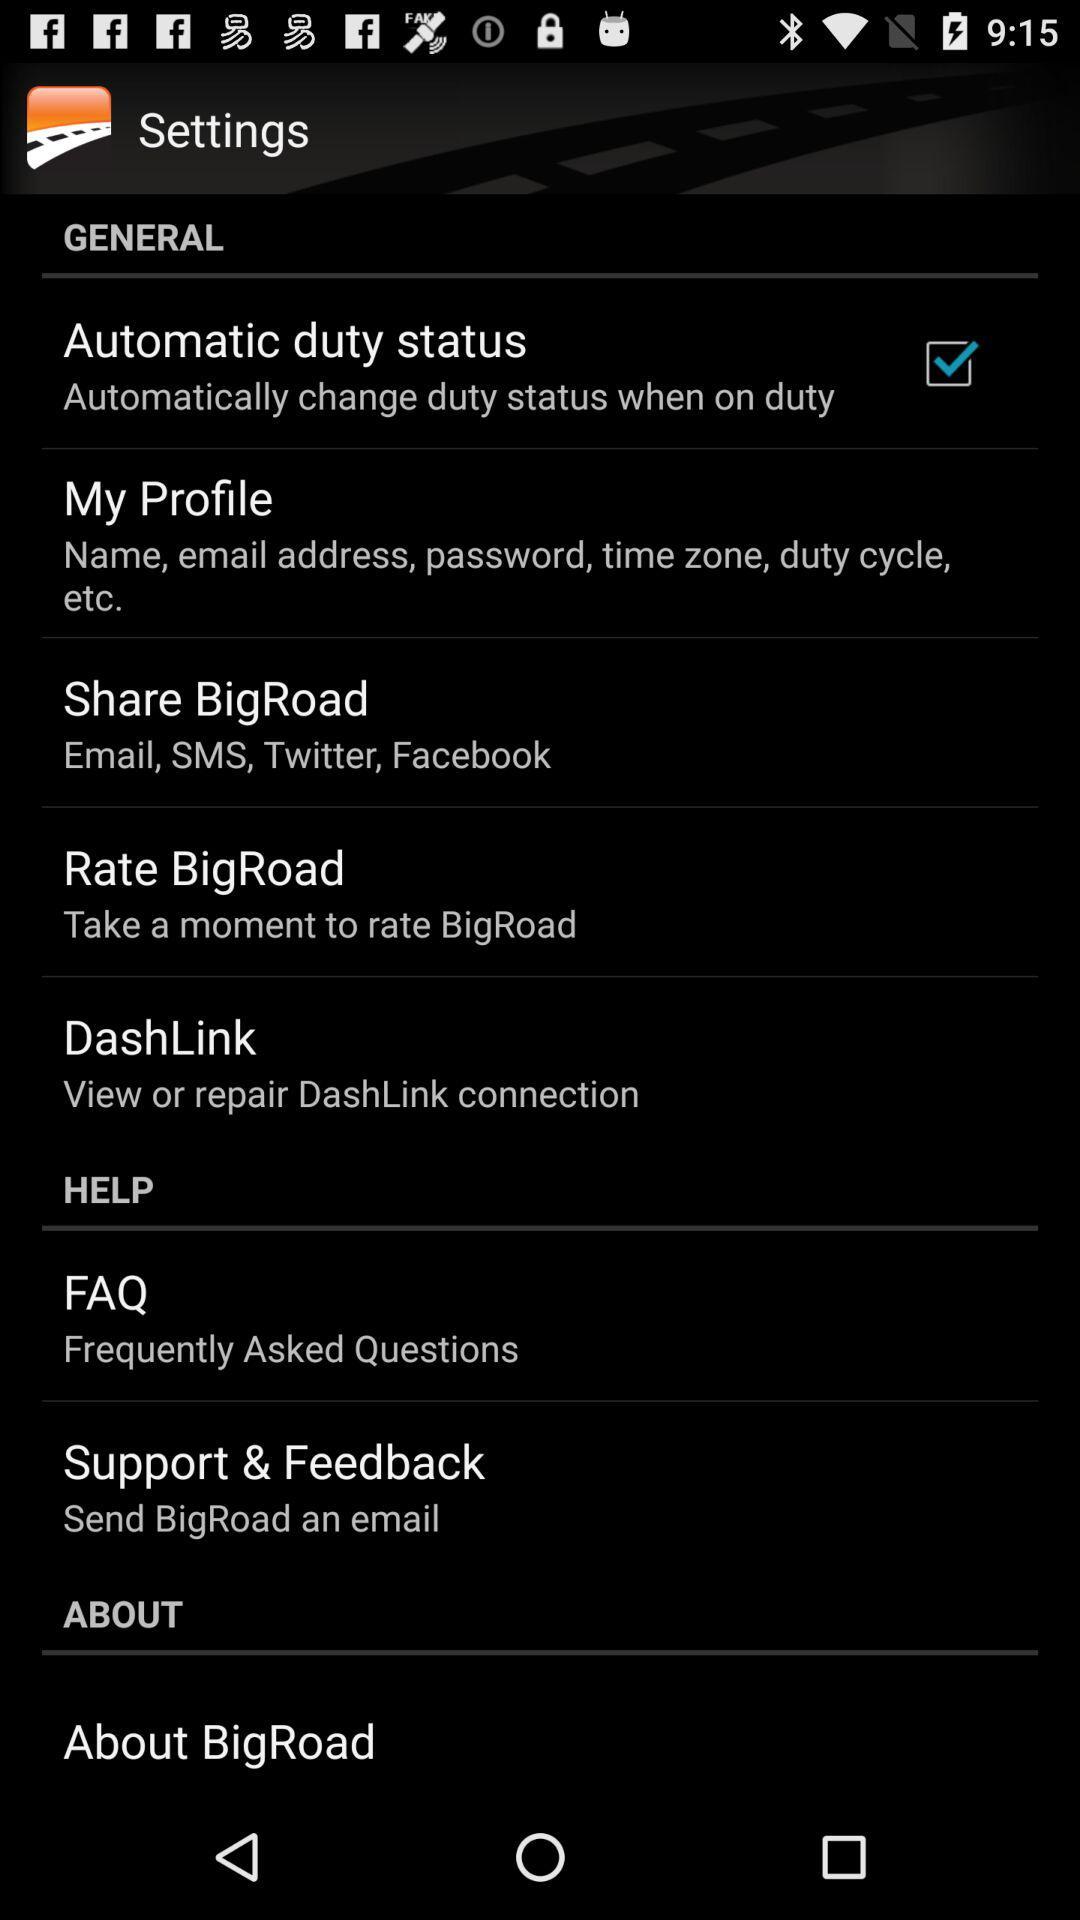 Image resolution: width=1080 pixels, height=1920 pixels. I want to click on the send bigroad an, so click(250, 1517).